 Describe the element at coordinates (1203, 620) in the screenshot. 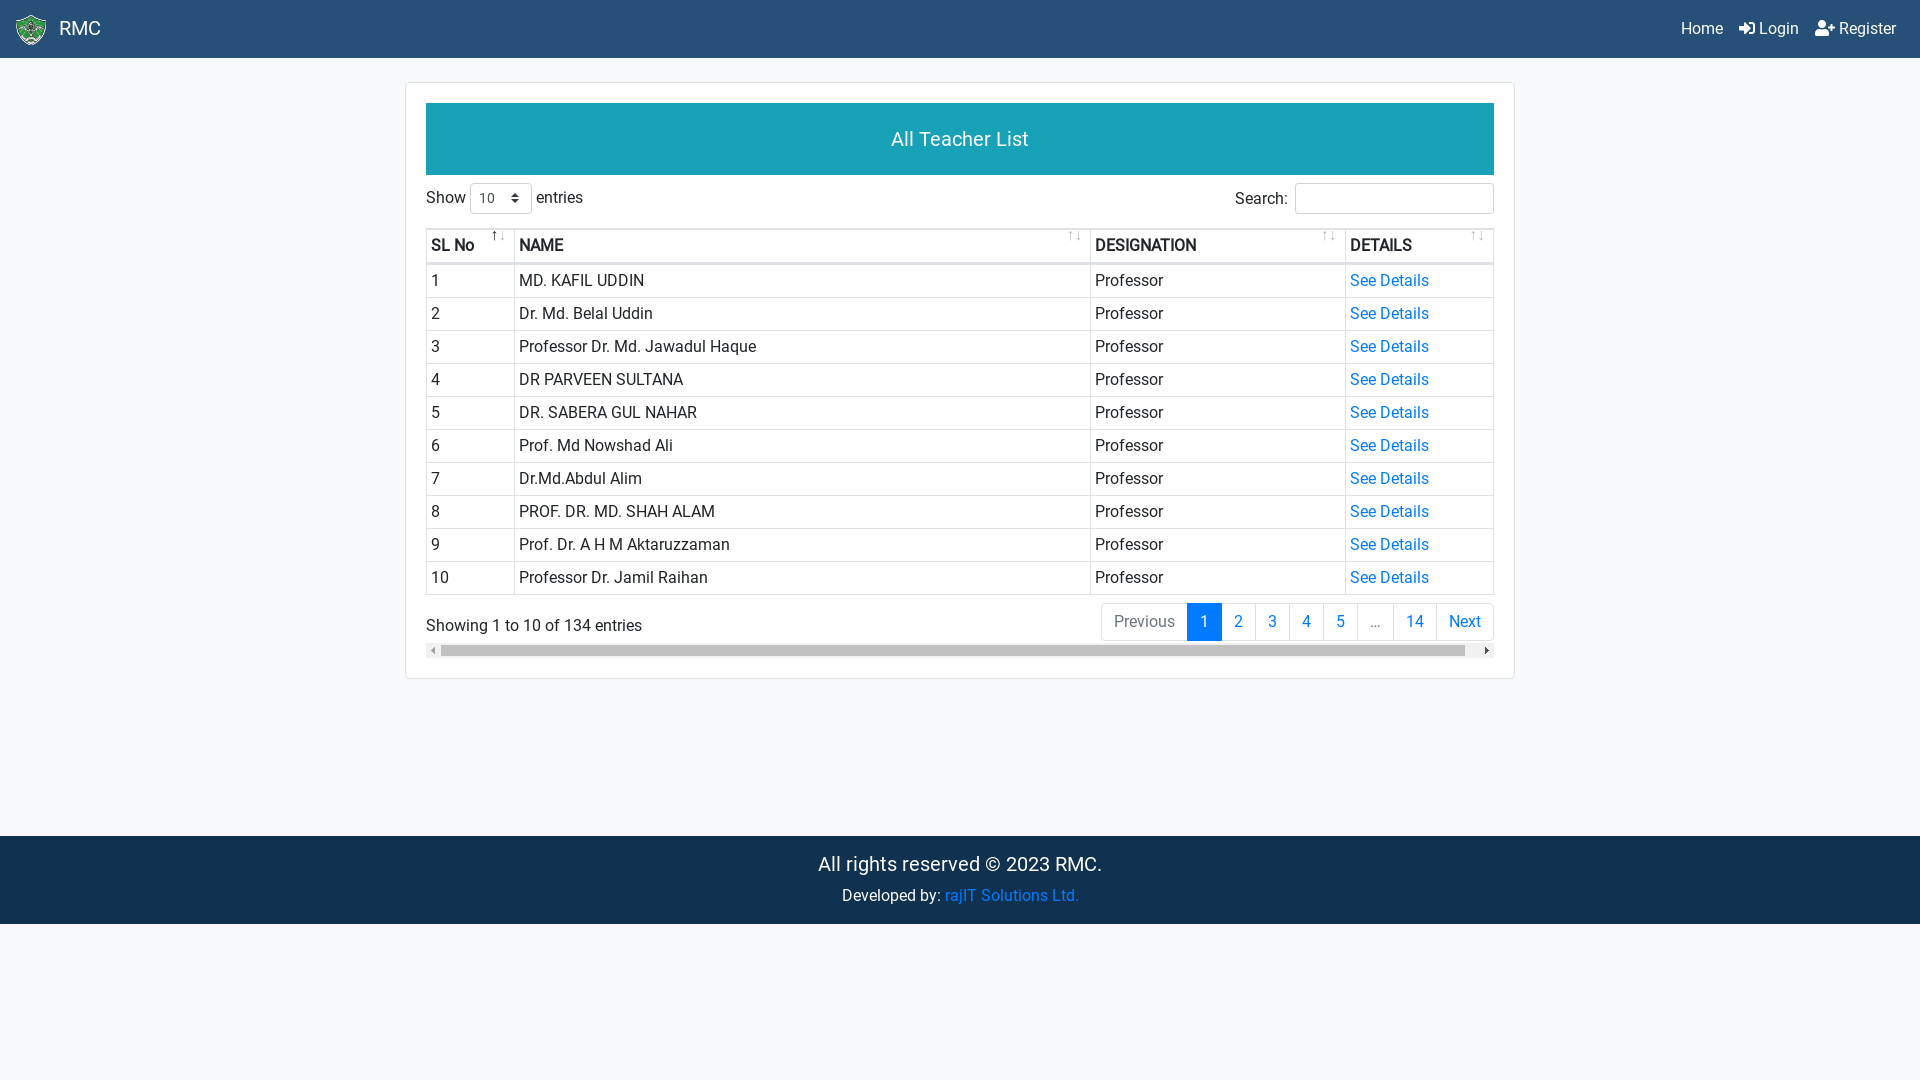

I see `'1'` at that location.